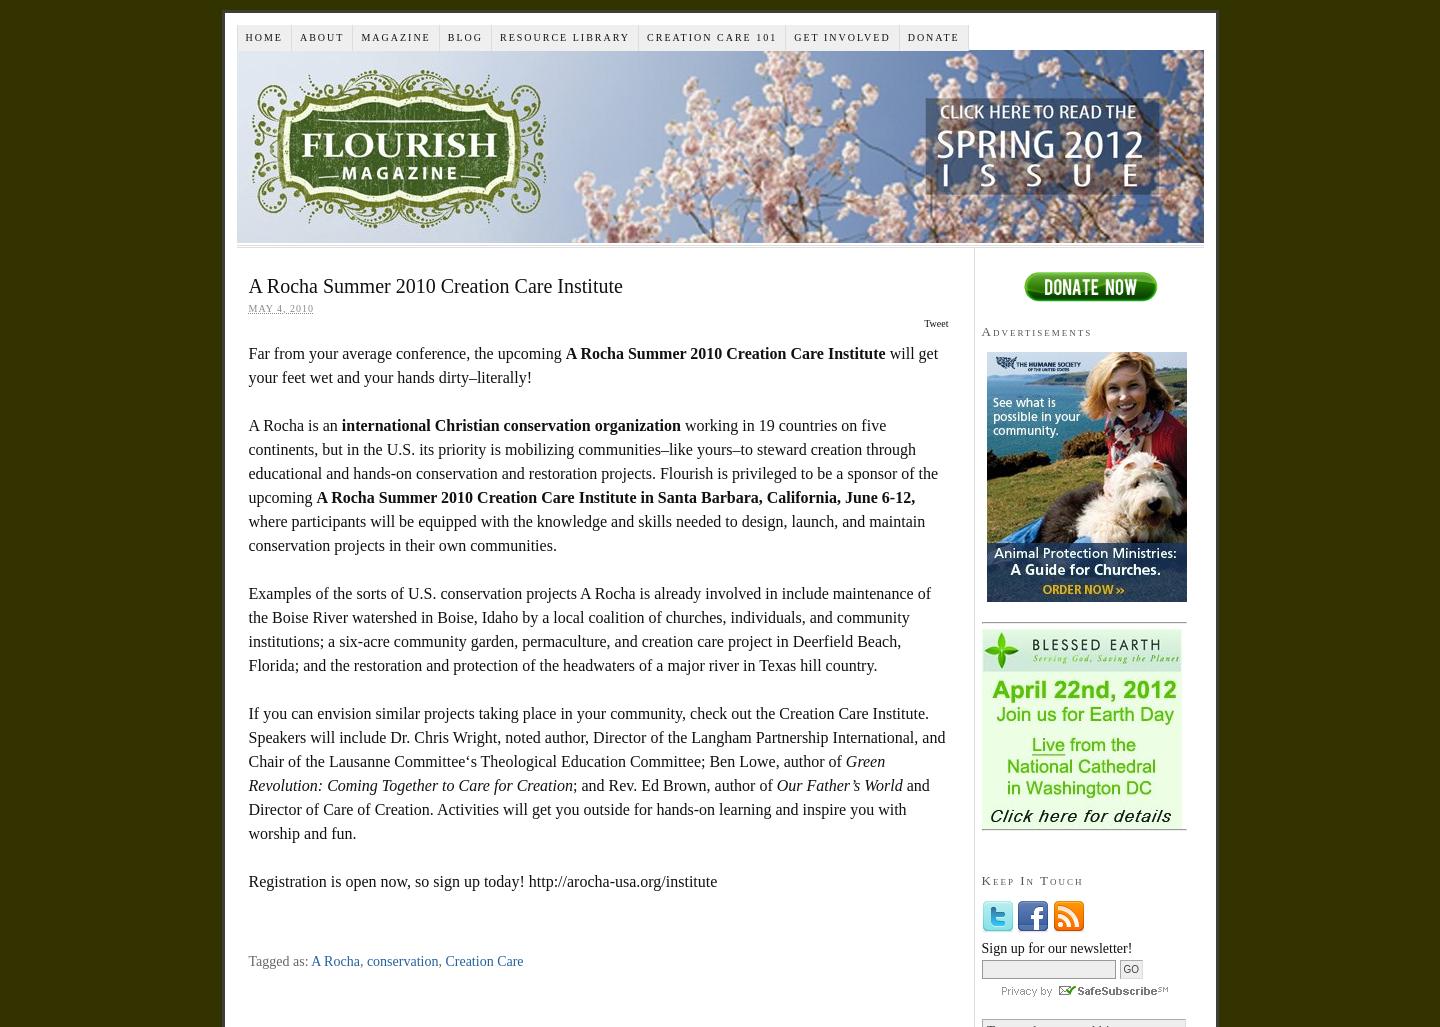  What do you see at coordinates (401, 961) in the screenshot?
I see `'conservation'` at bounding box center [401, 961].